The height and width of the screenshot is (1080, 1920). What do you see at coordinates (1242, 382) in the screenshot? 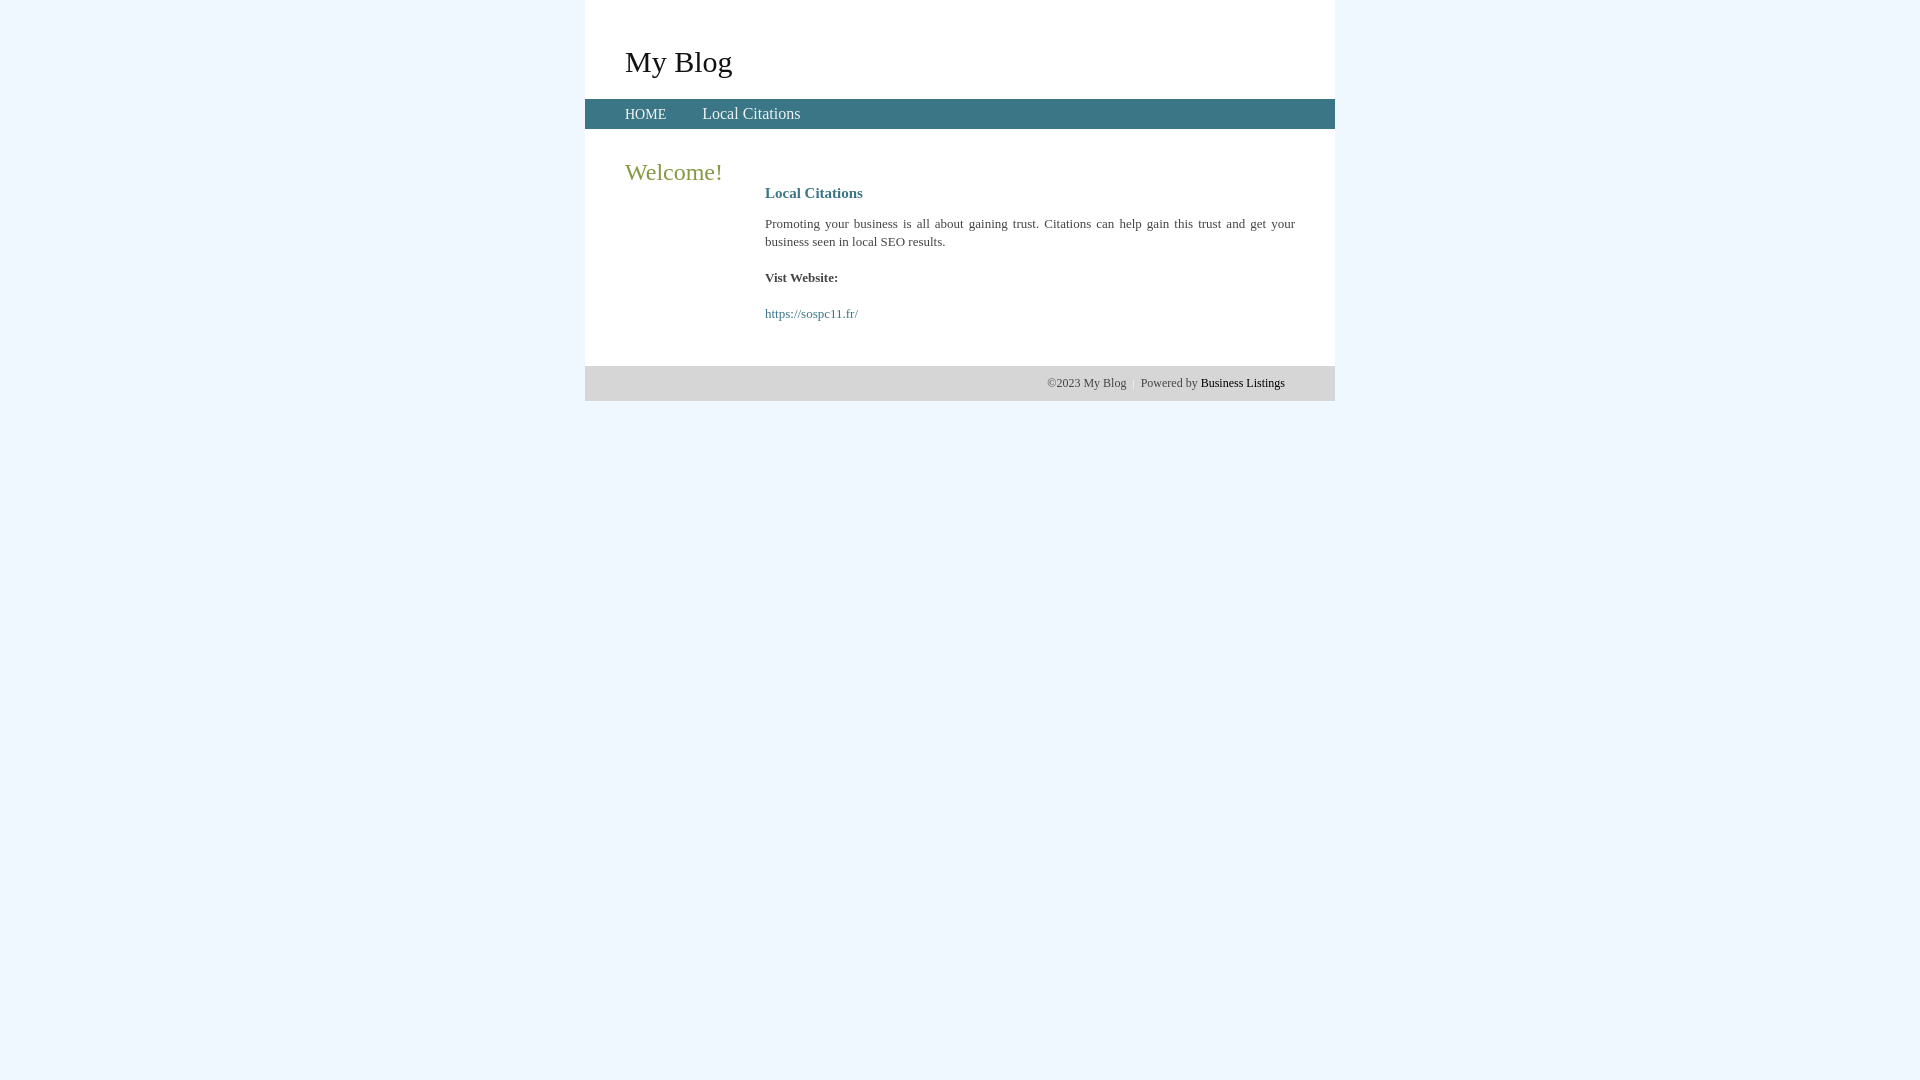
I see `'Business Listings'` at bounding box center [1242, 382].